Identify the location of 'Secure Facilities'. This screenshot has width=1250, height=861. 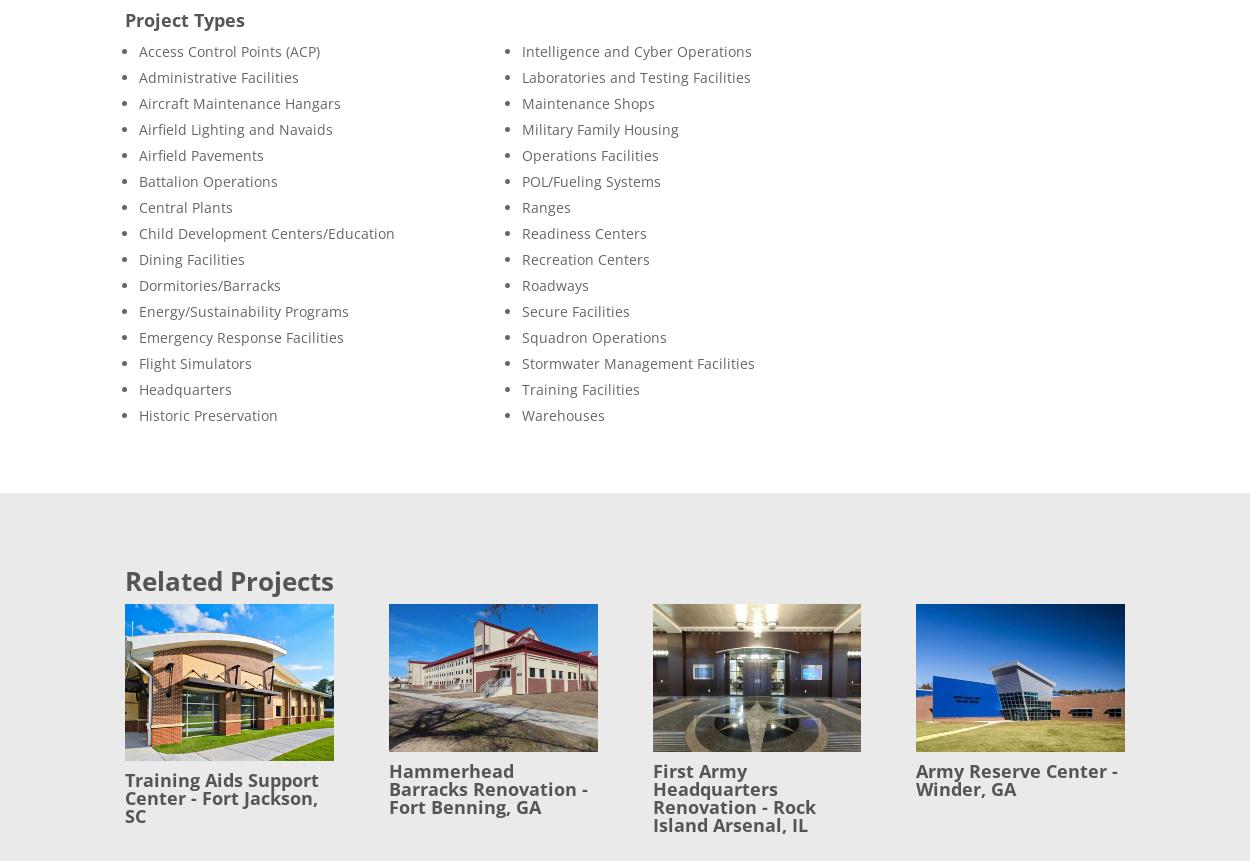
(574, 310).